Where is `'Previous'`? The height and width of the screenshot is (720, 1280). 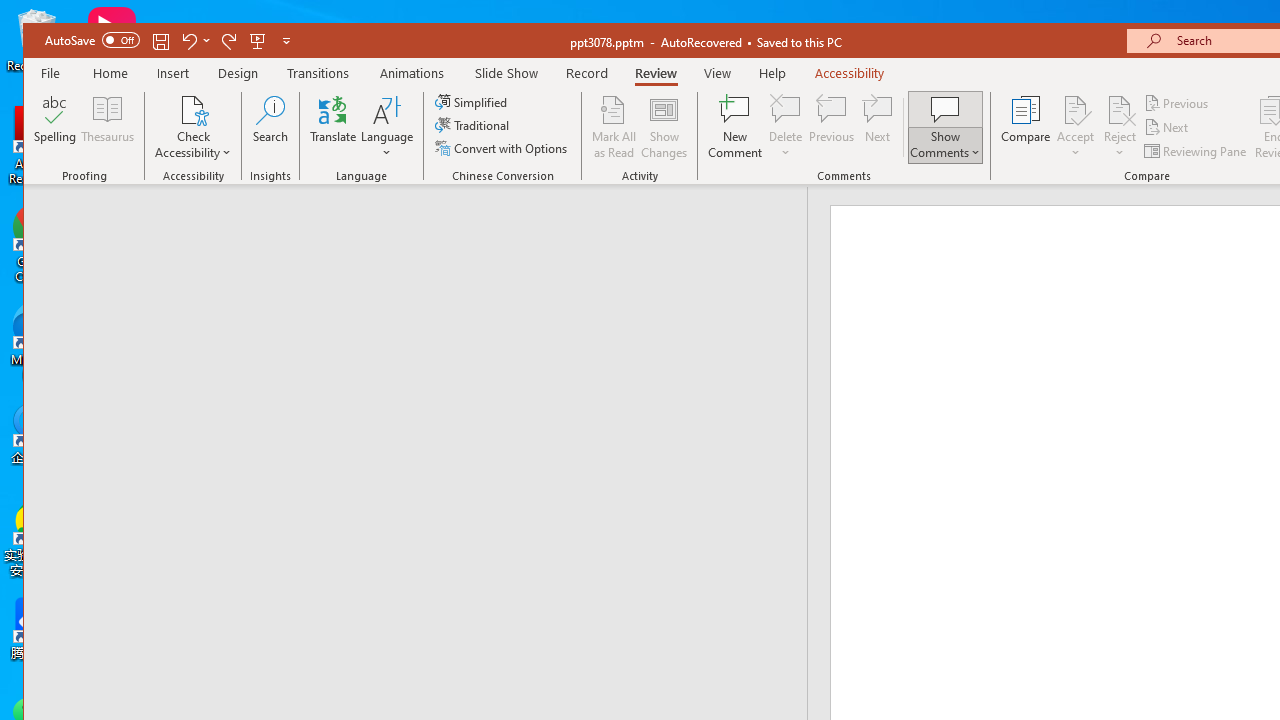 'Previous' is located at coordinates (1177, 103).